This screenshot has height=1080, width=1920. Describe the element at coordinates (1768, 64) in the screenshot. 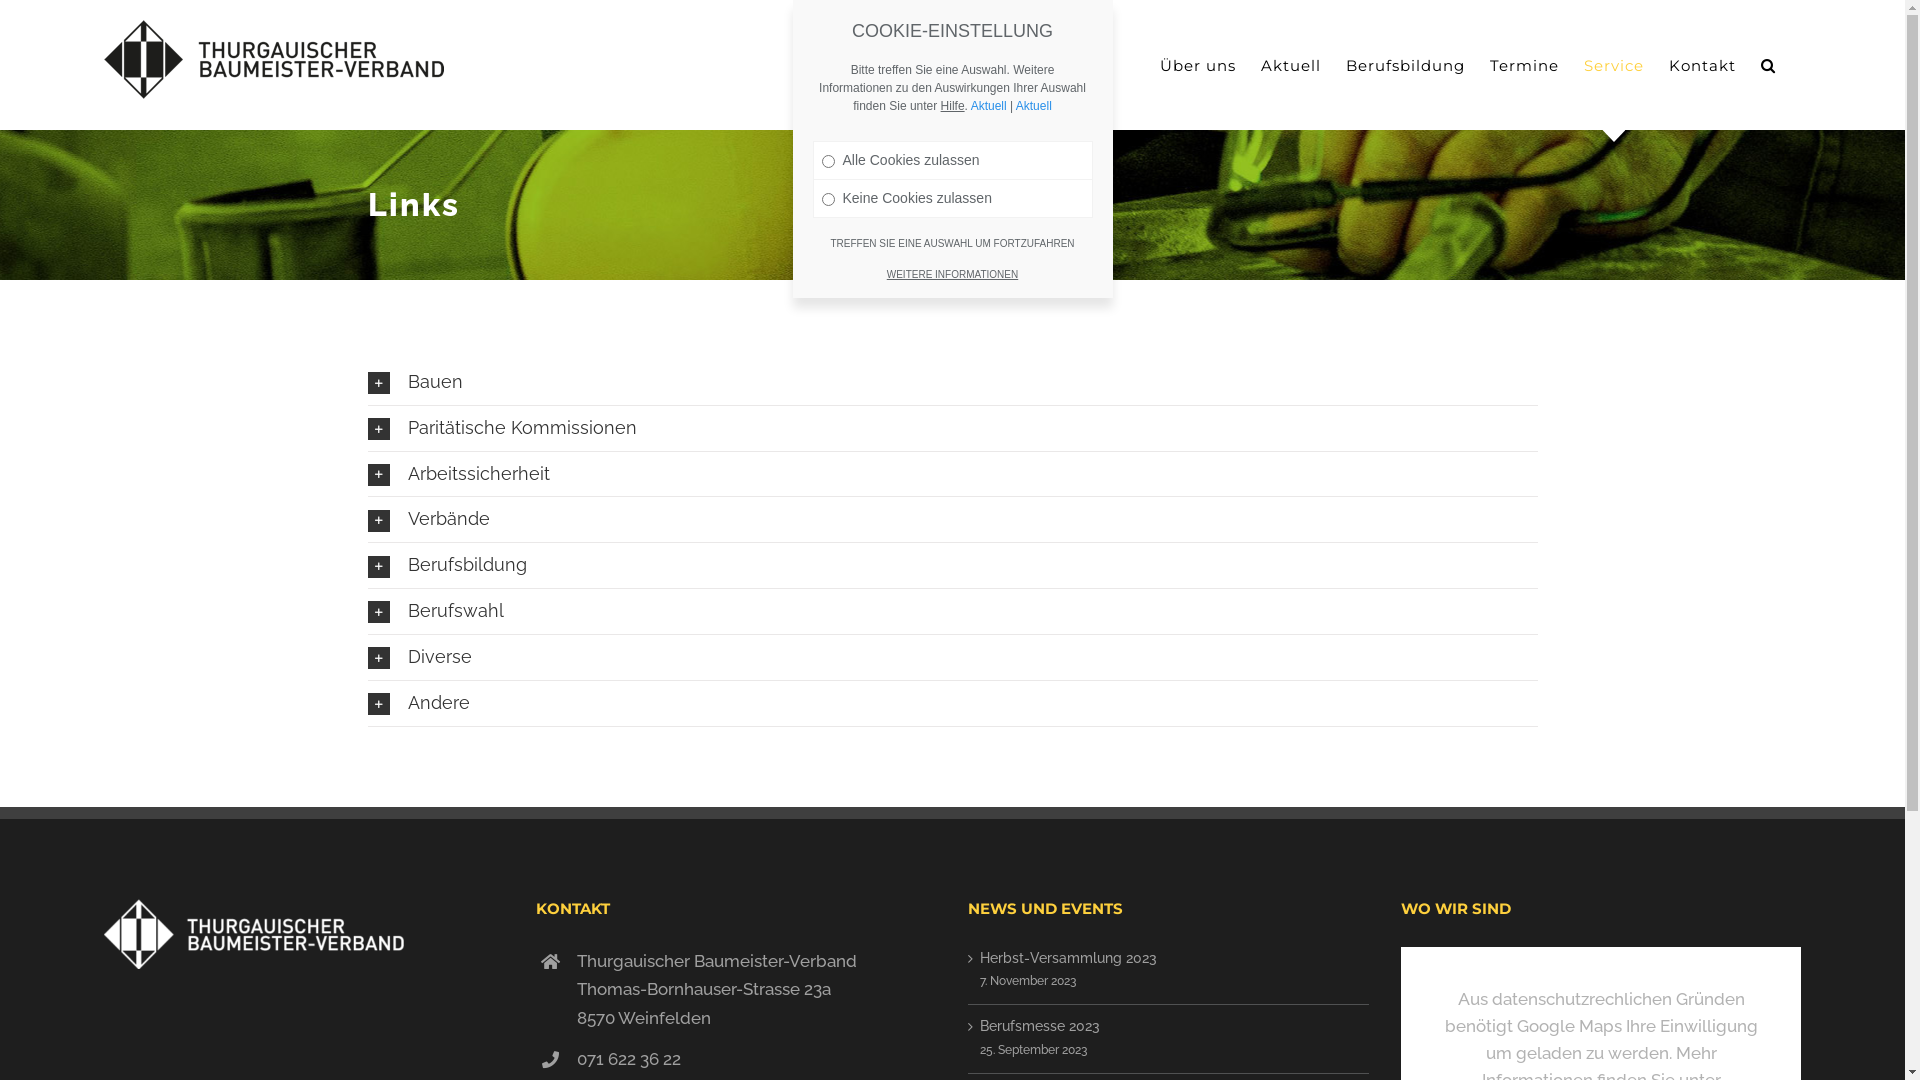

I see `'Suche'` at that location.